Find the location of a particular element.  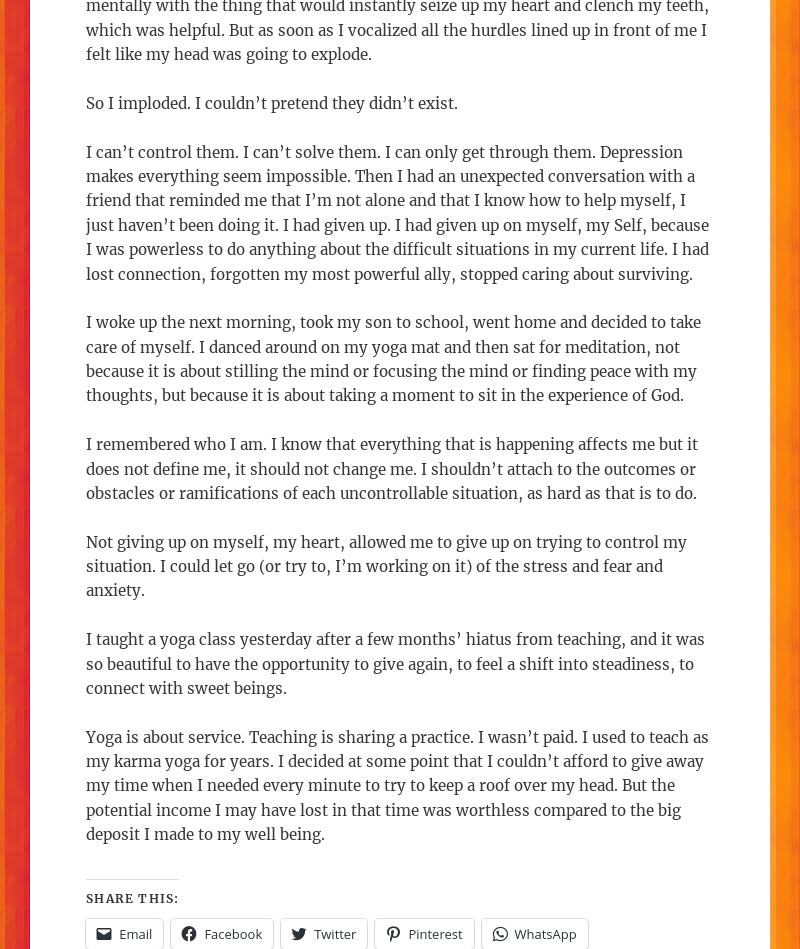

'Email' is located at coordinates (135, 931).